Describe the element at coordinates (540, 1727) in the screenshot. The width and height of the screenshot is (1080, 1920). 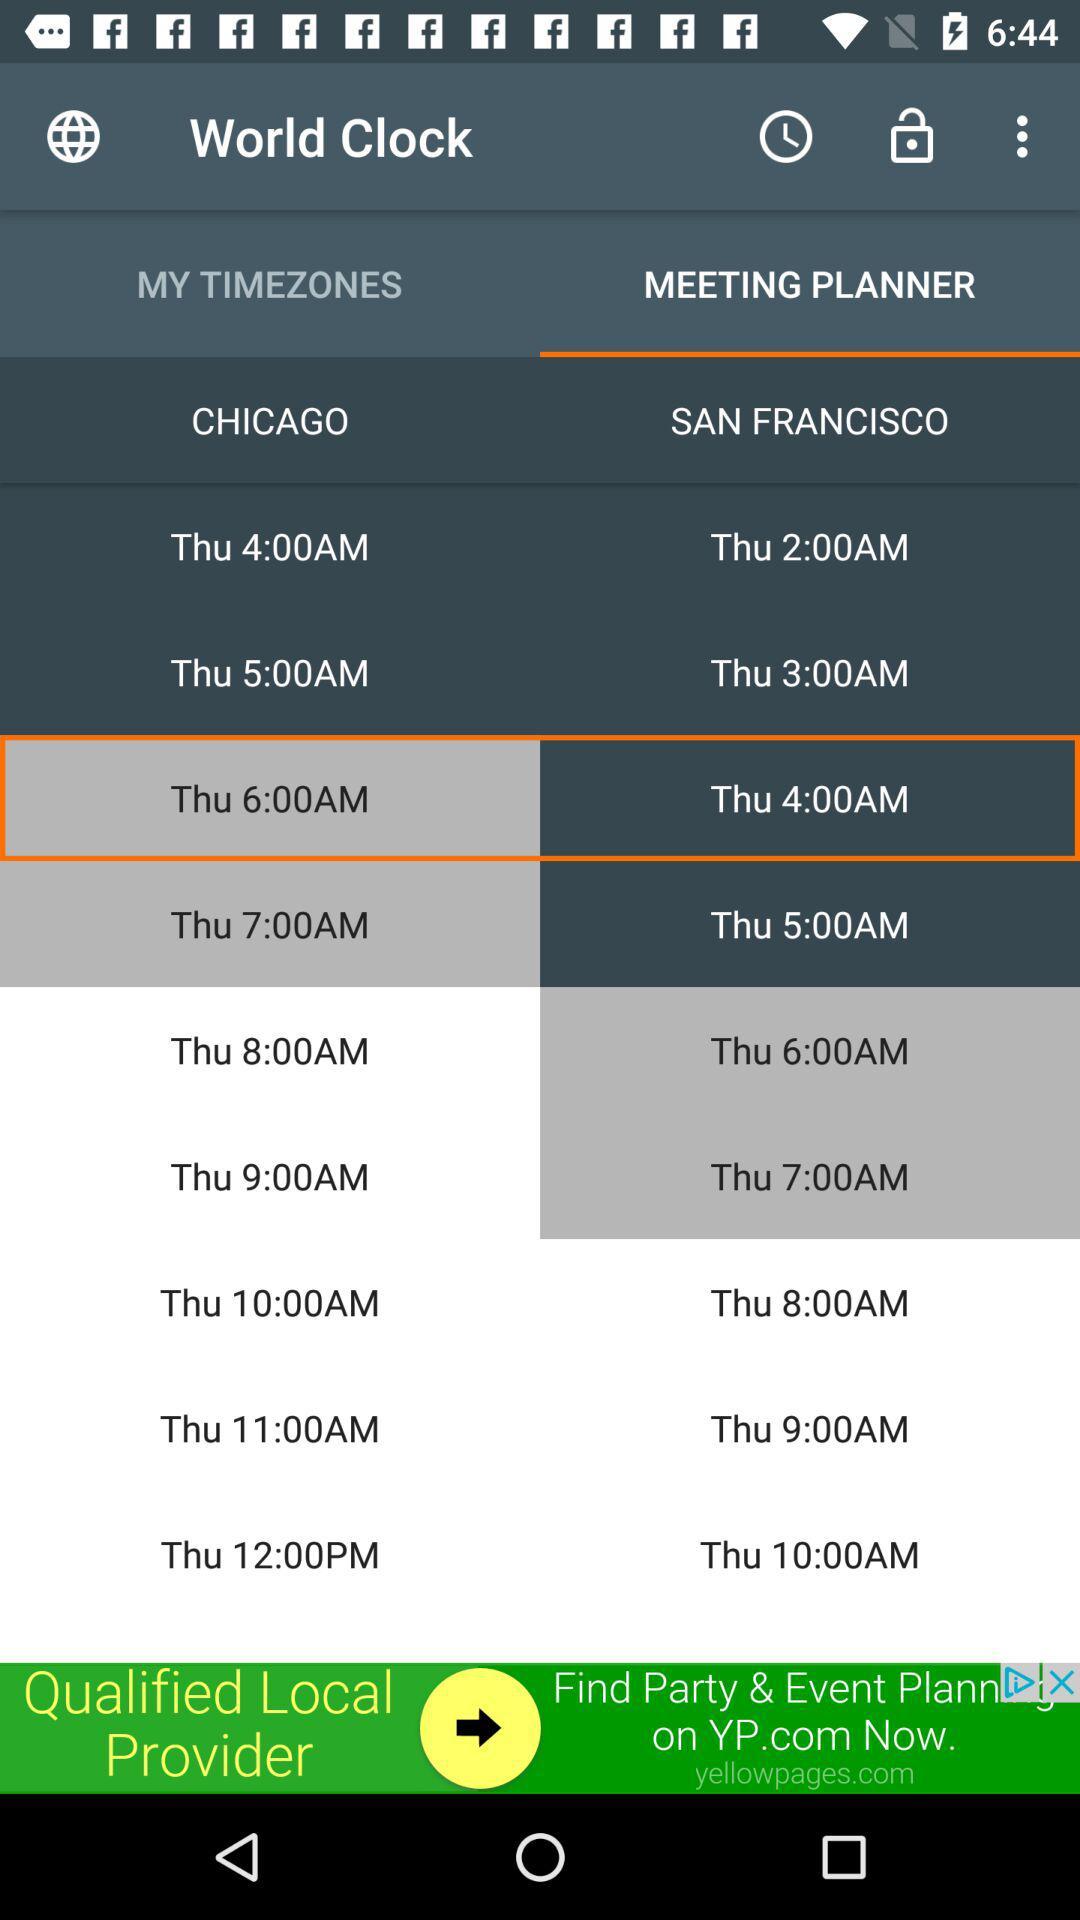
I see `advertisement for event planning on yp.com` at that location.